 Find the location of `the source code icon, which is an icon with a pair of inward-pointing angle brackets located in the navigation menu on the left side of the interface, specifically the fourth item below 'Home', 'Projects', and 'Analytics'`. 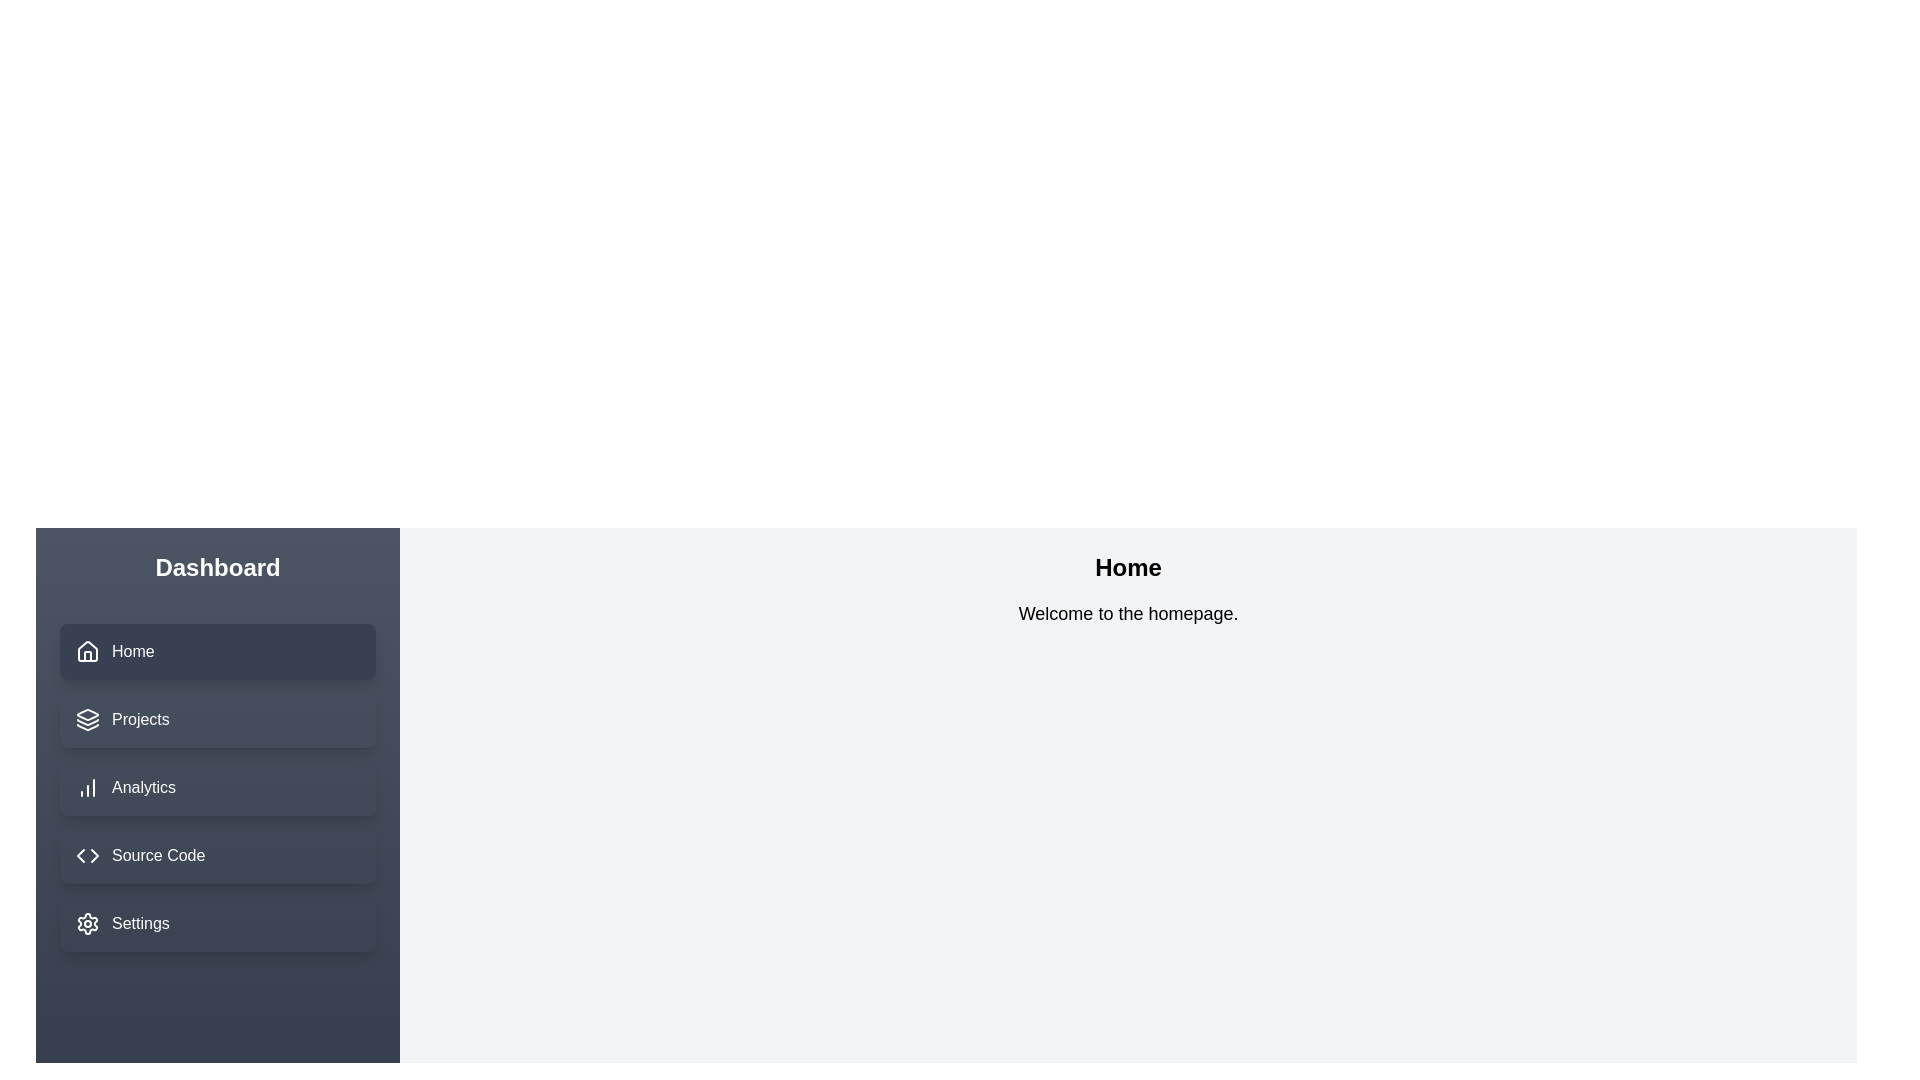

the source code icon, which is an icon with a pair of inward-pointing angle brackets located in the navigation menu on the left side of the interface, specifically the fourth item below 'Home', 'Projects', and 'Analytics' is located at coordinates (86, 855).